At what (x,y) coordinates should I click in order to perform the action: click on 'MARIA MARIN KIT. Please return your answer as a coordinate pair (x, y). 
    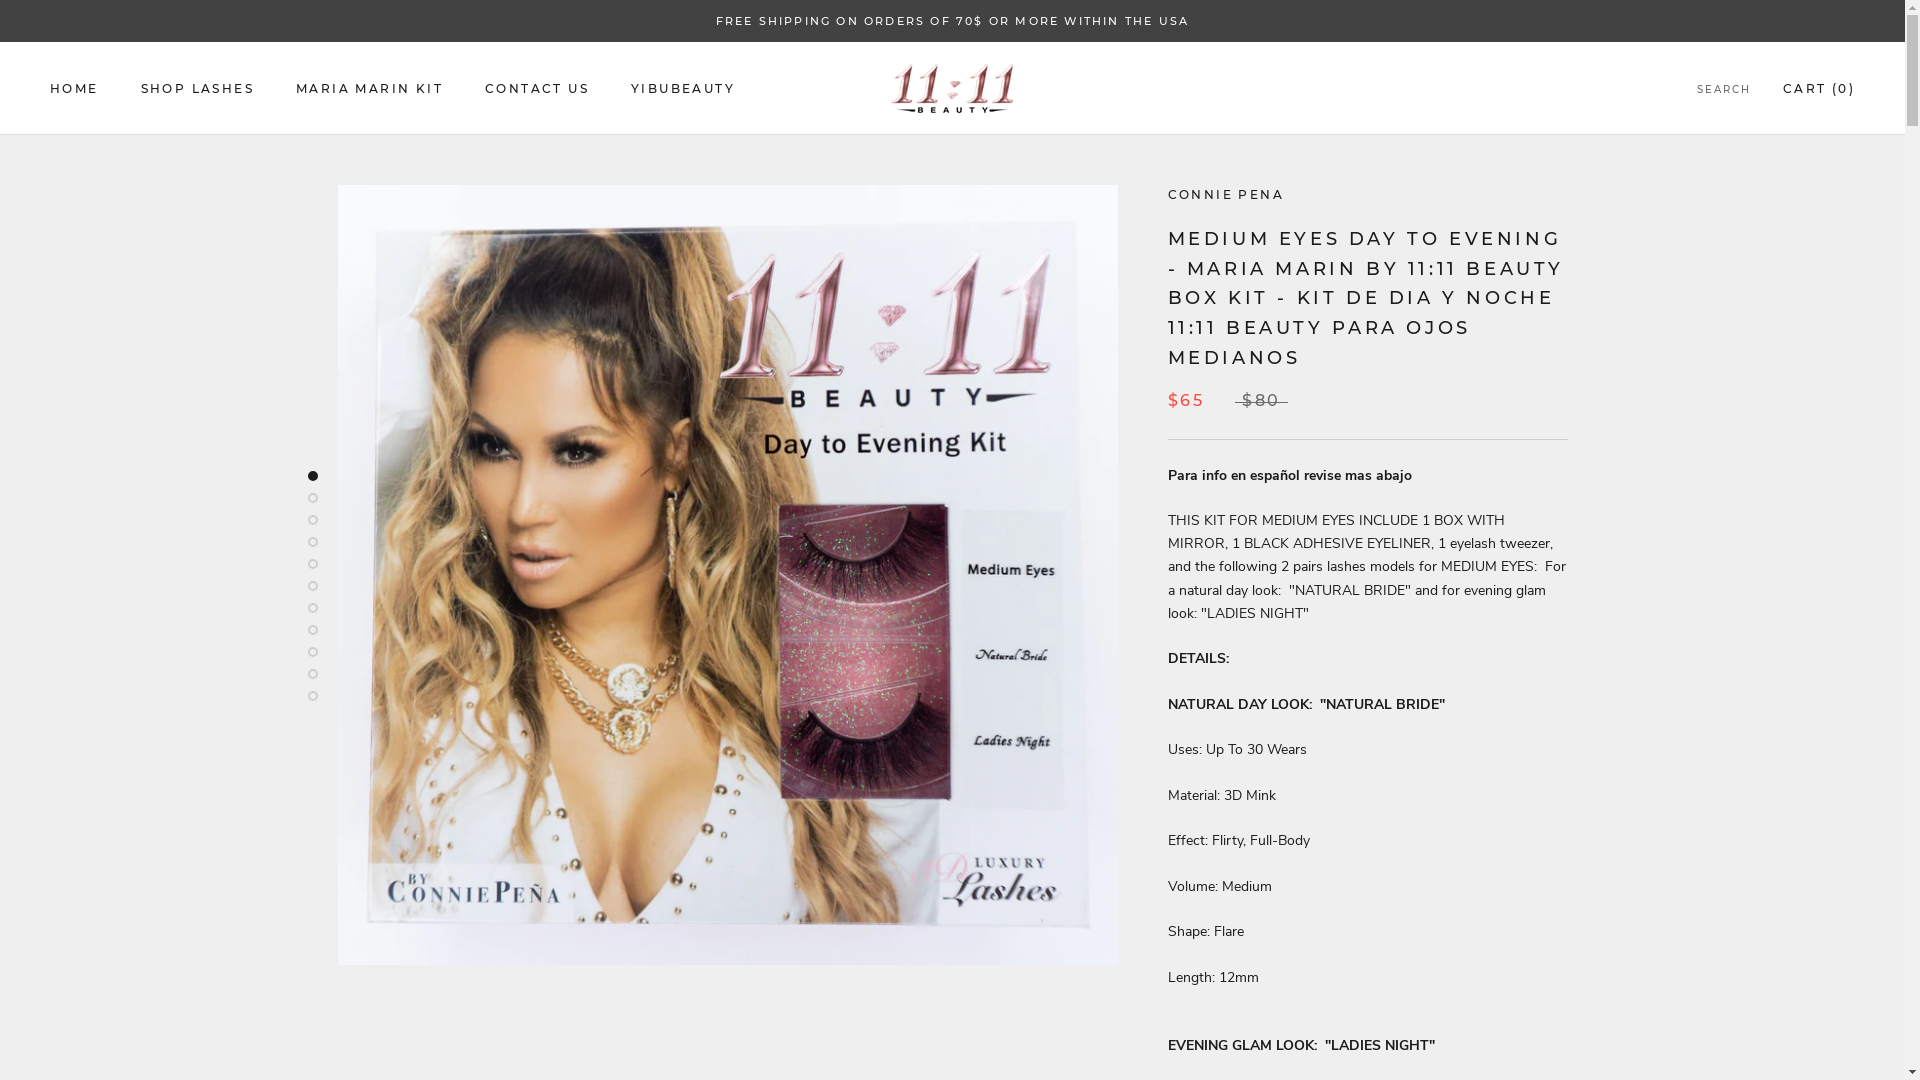
    Looking at the image, I should click on (369, 87).